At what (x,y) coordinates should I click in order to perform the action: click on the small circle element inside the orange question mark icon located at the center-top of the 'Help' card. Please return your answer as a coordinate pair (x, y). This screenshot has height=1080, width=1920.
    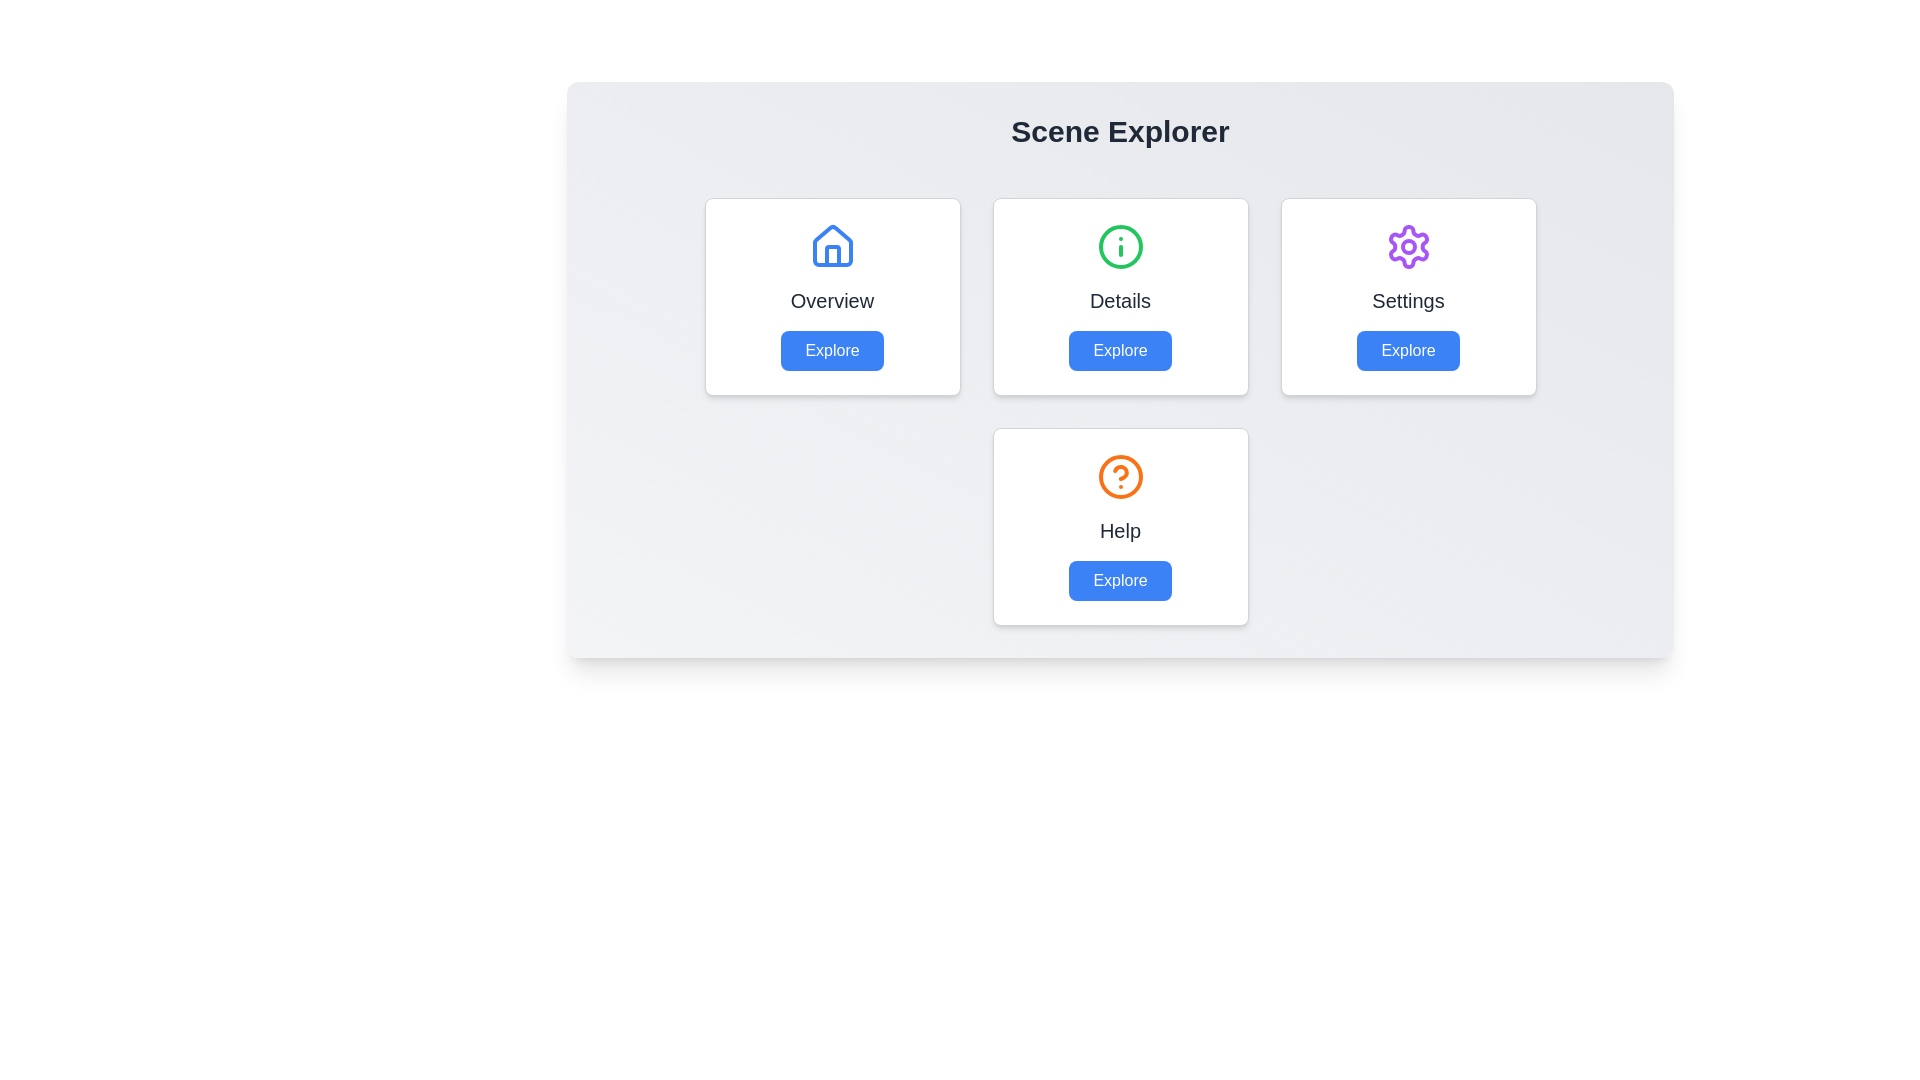
    Looking at the image, I should click on (1120, 477).